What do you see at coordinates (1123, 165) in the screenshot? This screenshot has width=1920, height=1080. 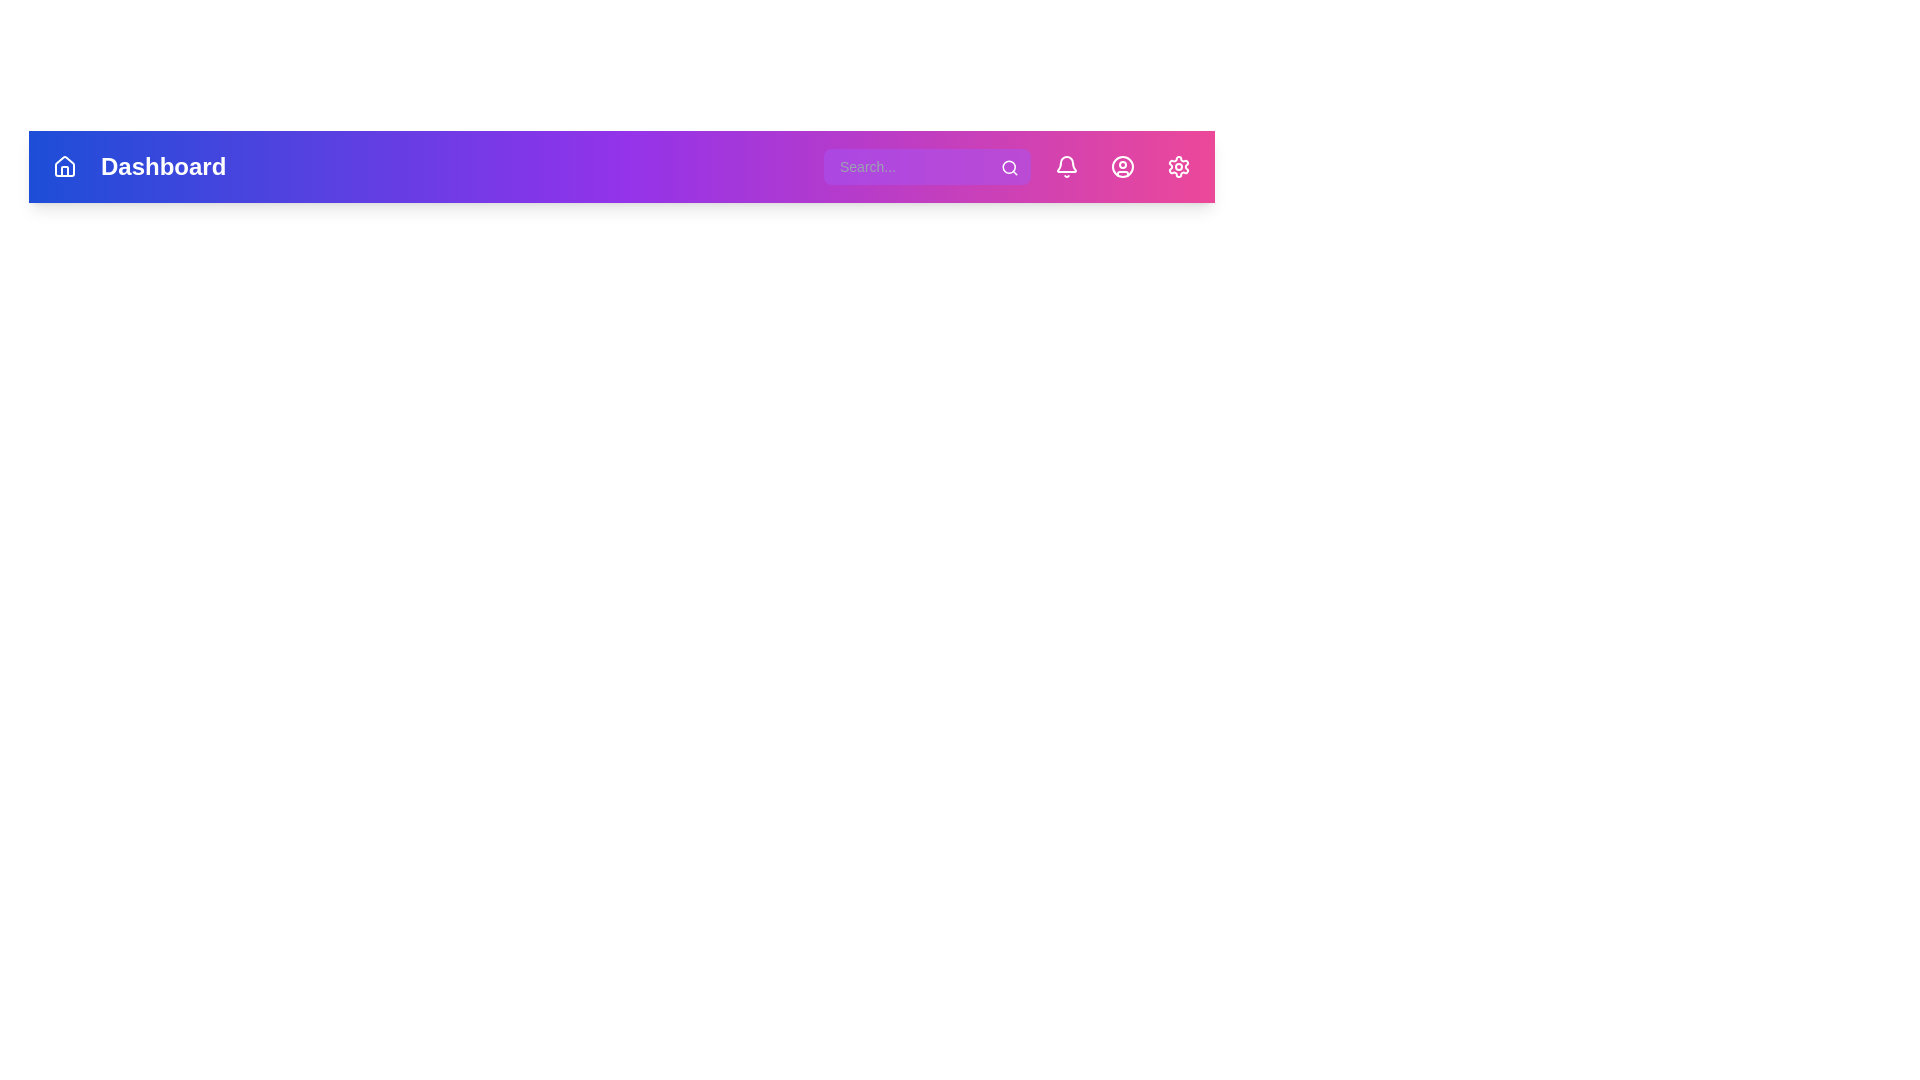 I see `the User Profile button to access user settings` at bounding box center [1123, 165].